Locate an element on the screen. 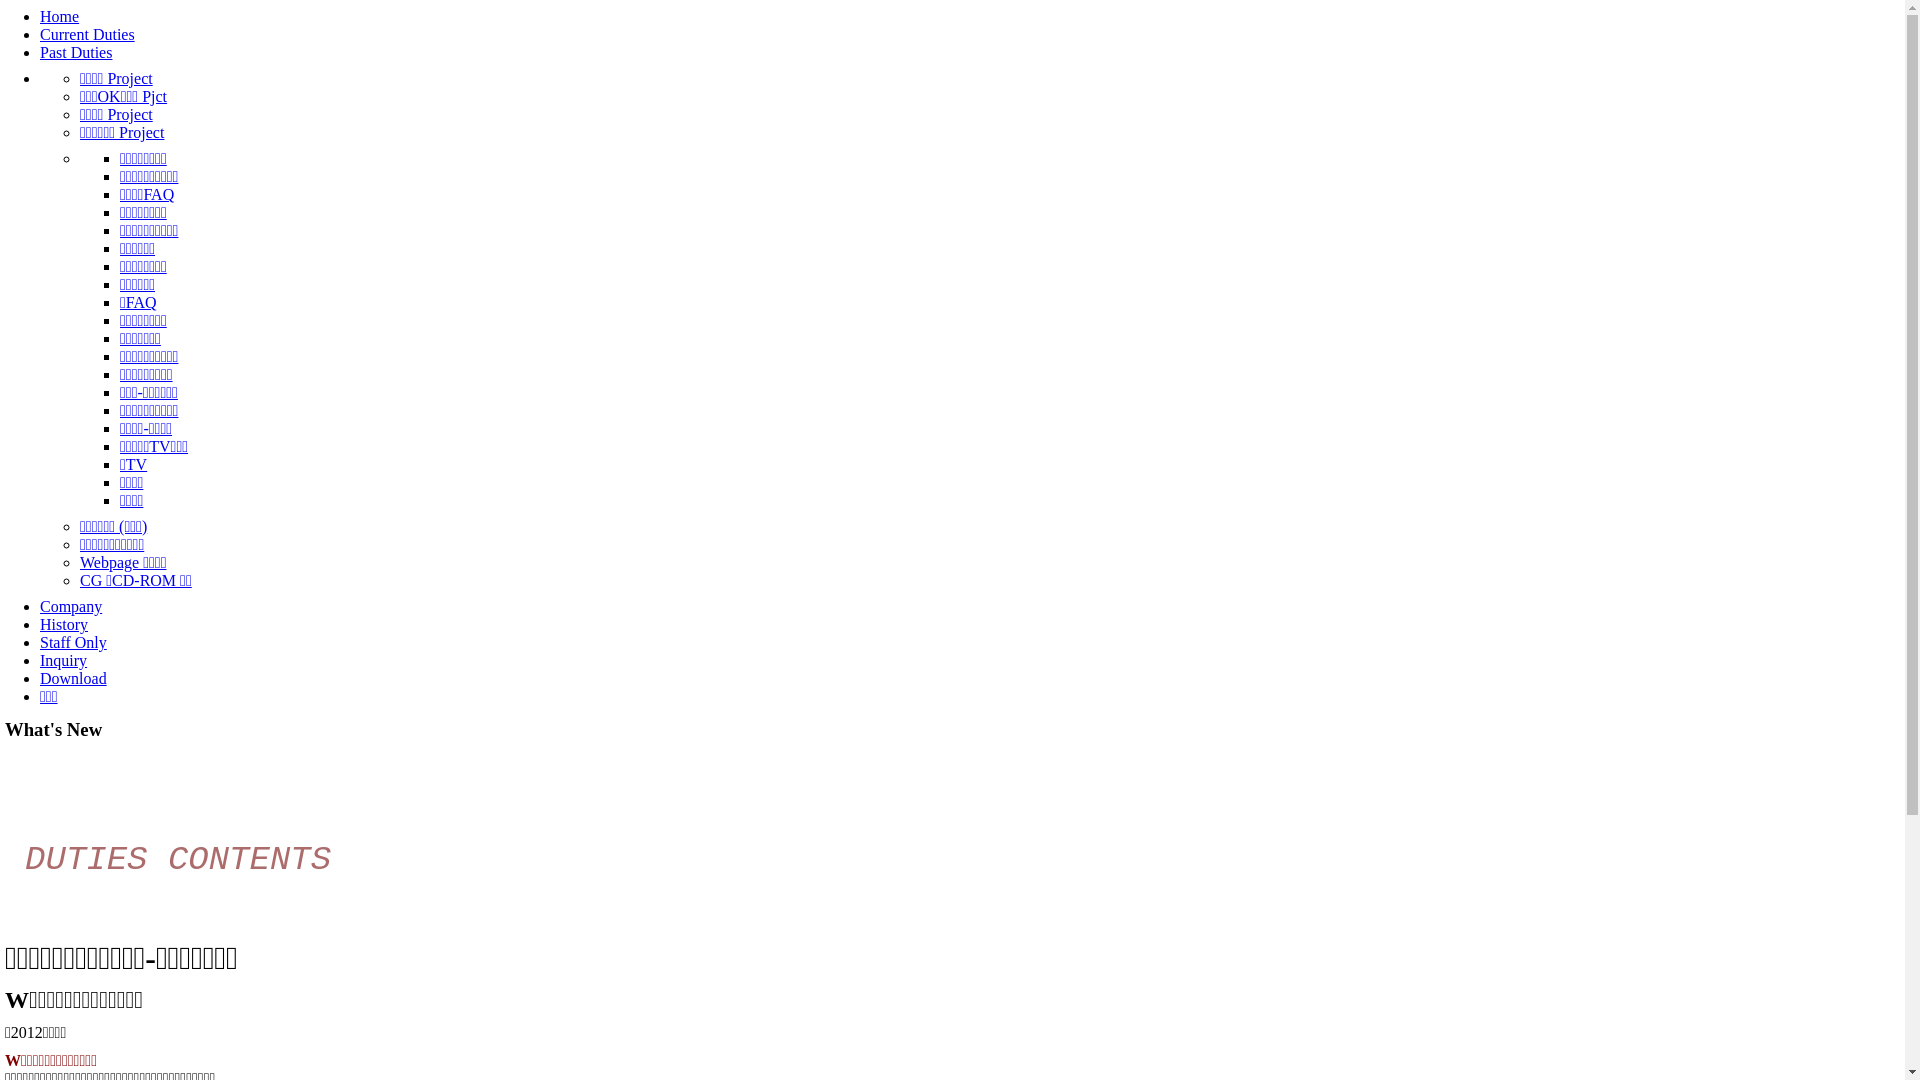  'Staff Only' is located at coordinates (39, 642).